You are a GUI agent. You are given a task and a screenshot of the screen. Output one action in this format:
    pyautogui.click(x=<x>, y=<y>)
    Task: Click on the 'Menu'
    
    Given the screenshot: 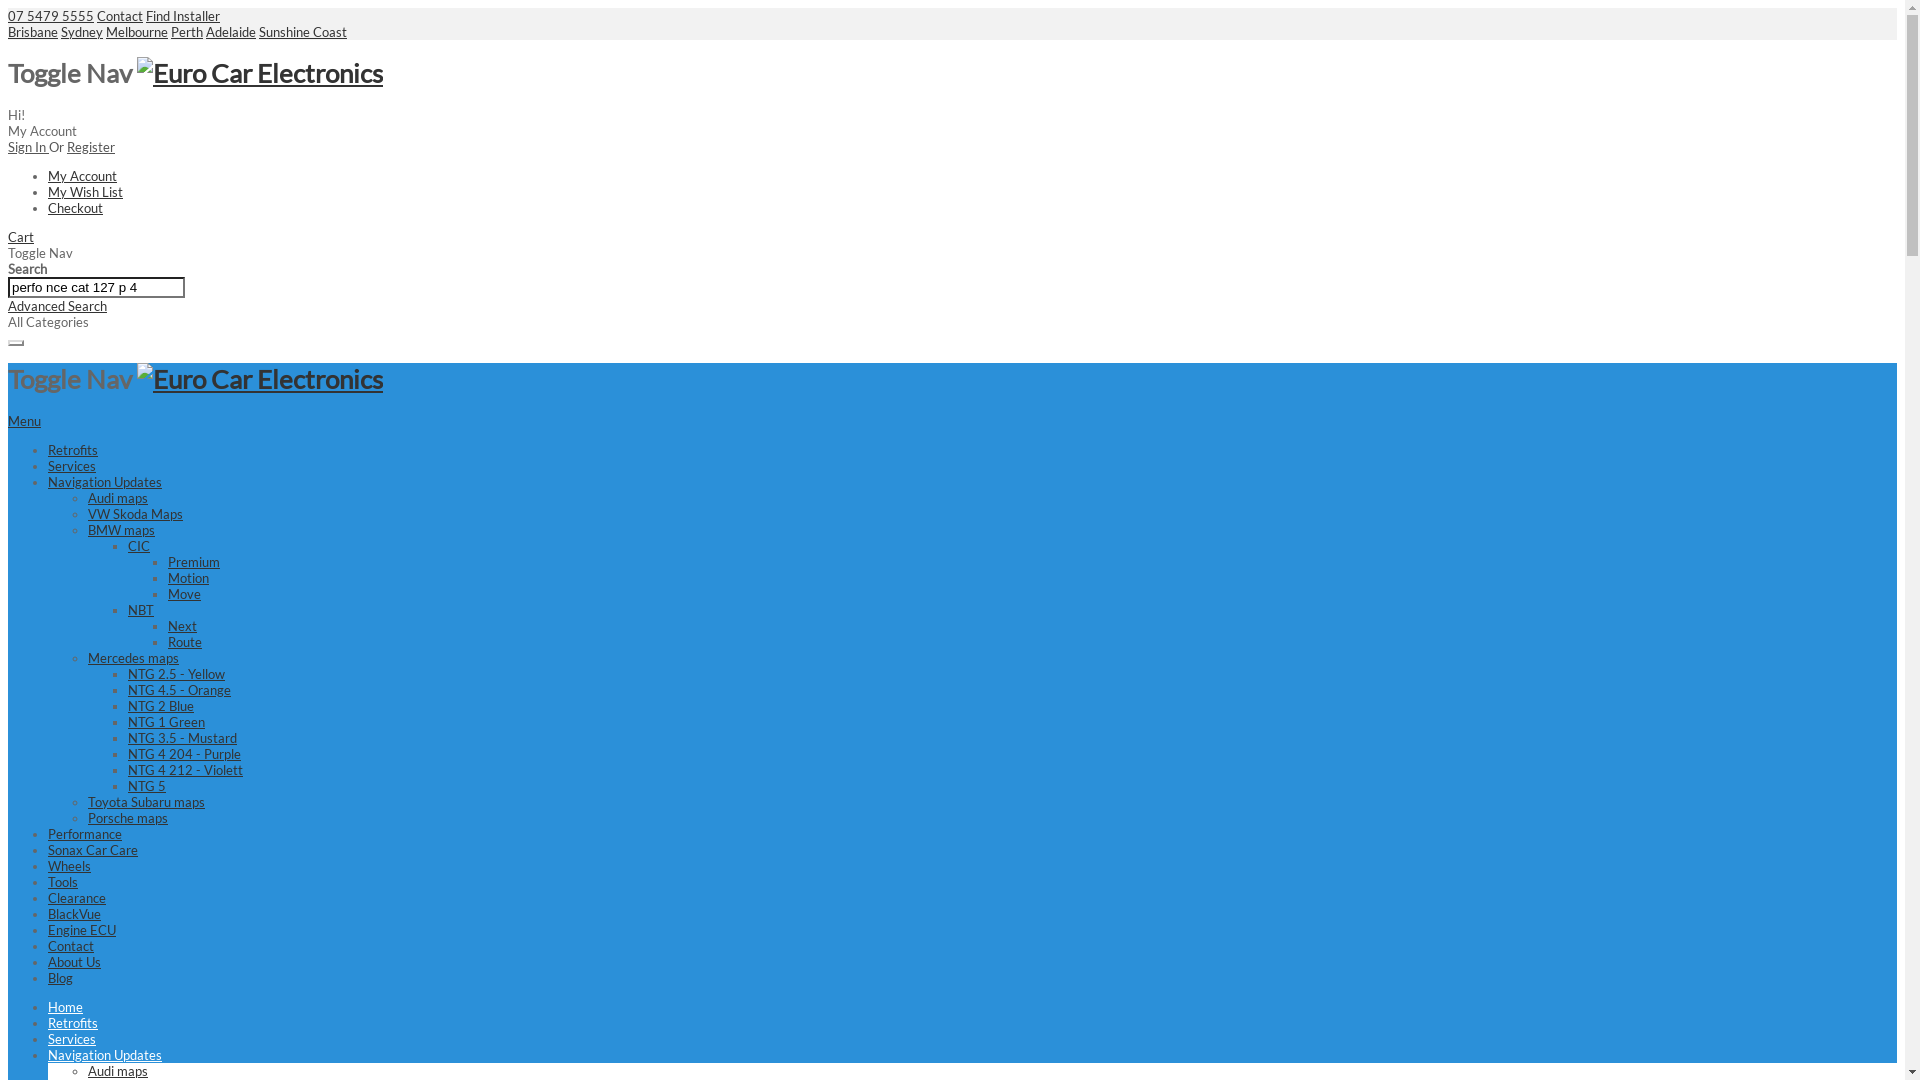 What is the action you would take?
    pyautogui.click(x=24, y=419)
    